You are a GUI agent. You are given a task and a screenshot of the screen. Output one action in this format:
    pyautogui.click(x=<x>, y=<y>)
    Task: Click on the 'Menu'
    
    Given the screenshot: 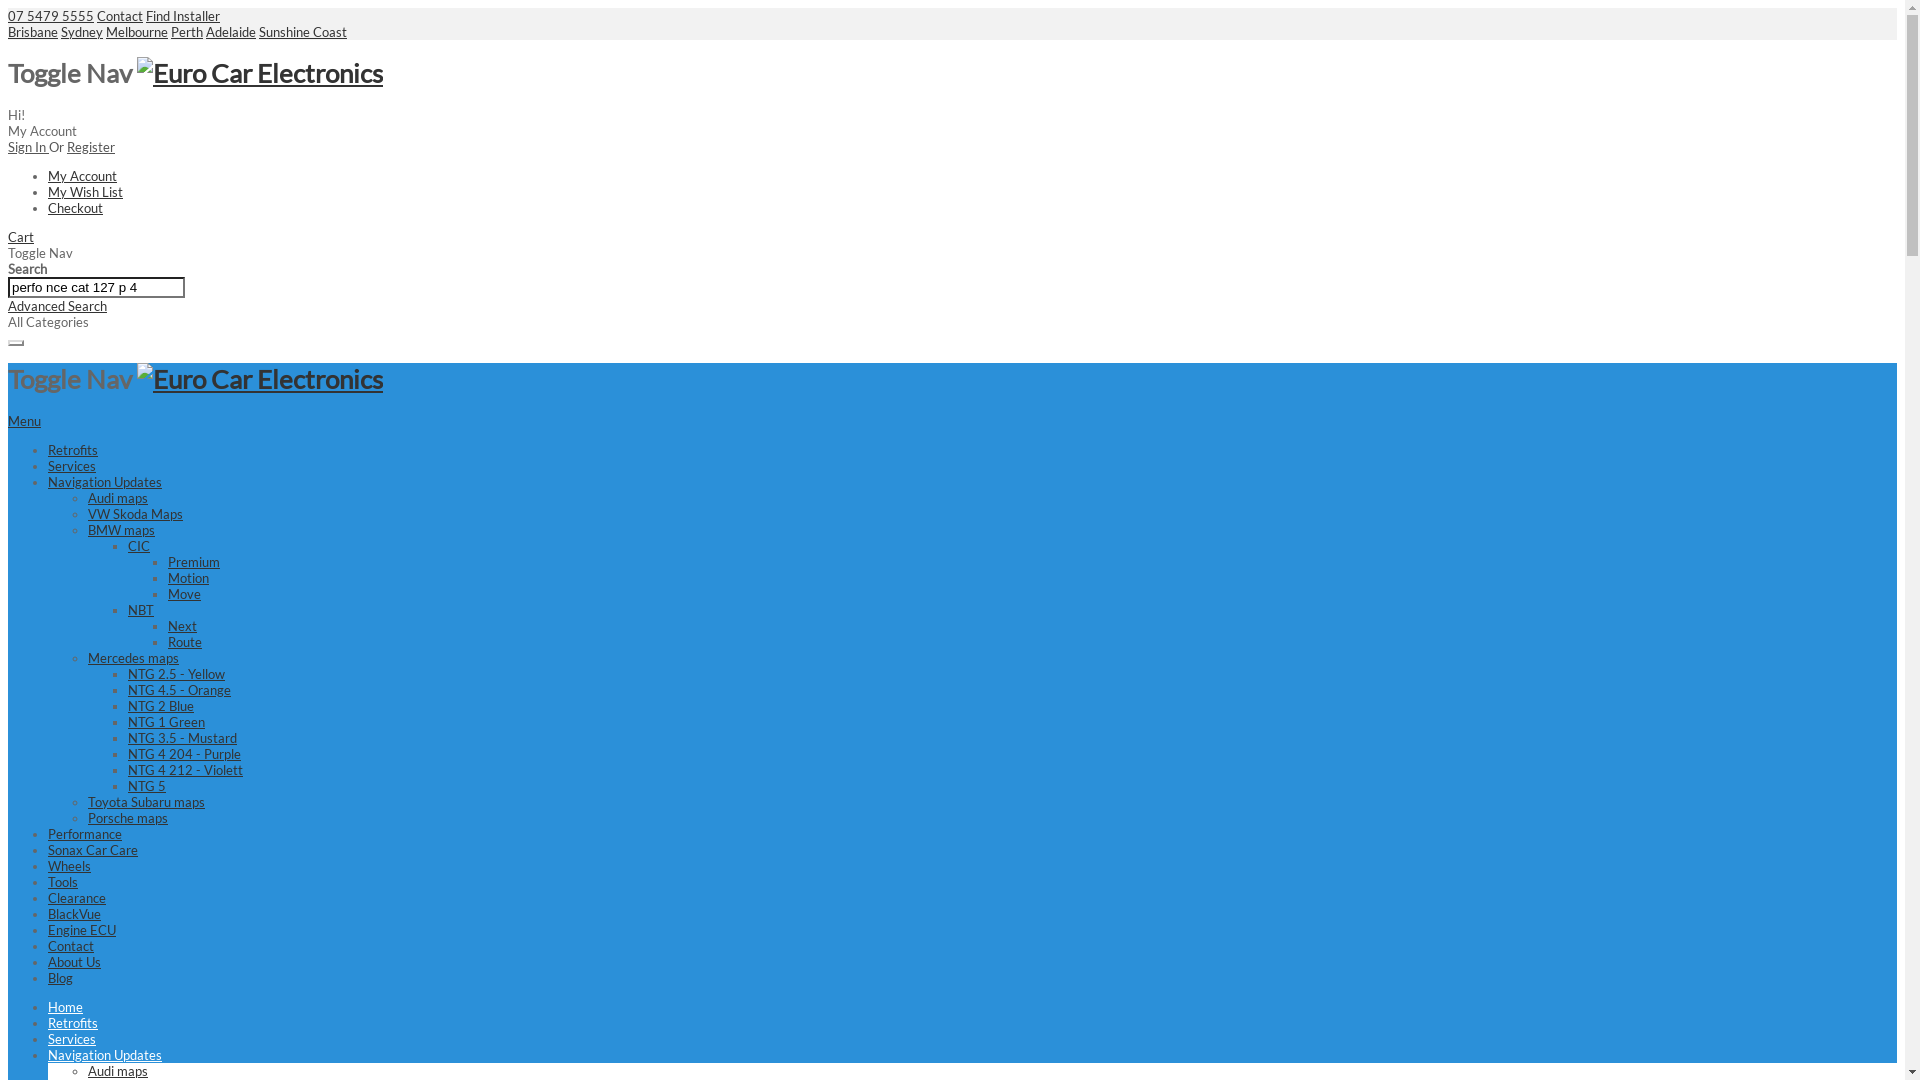 What is the action you would take?
    pyautogui.click(x=24, y=419)
    